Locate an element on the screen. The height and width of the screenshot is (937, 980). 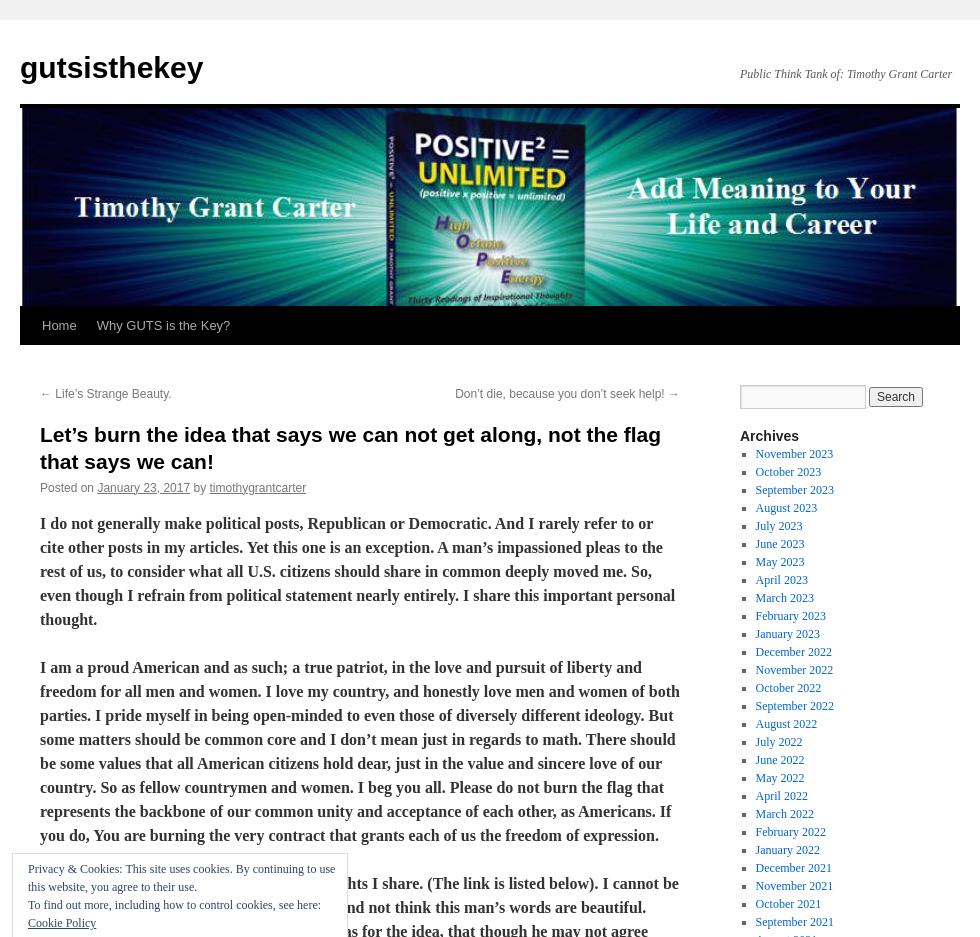
'September 2022' is located at coordinates (793, 706).